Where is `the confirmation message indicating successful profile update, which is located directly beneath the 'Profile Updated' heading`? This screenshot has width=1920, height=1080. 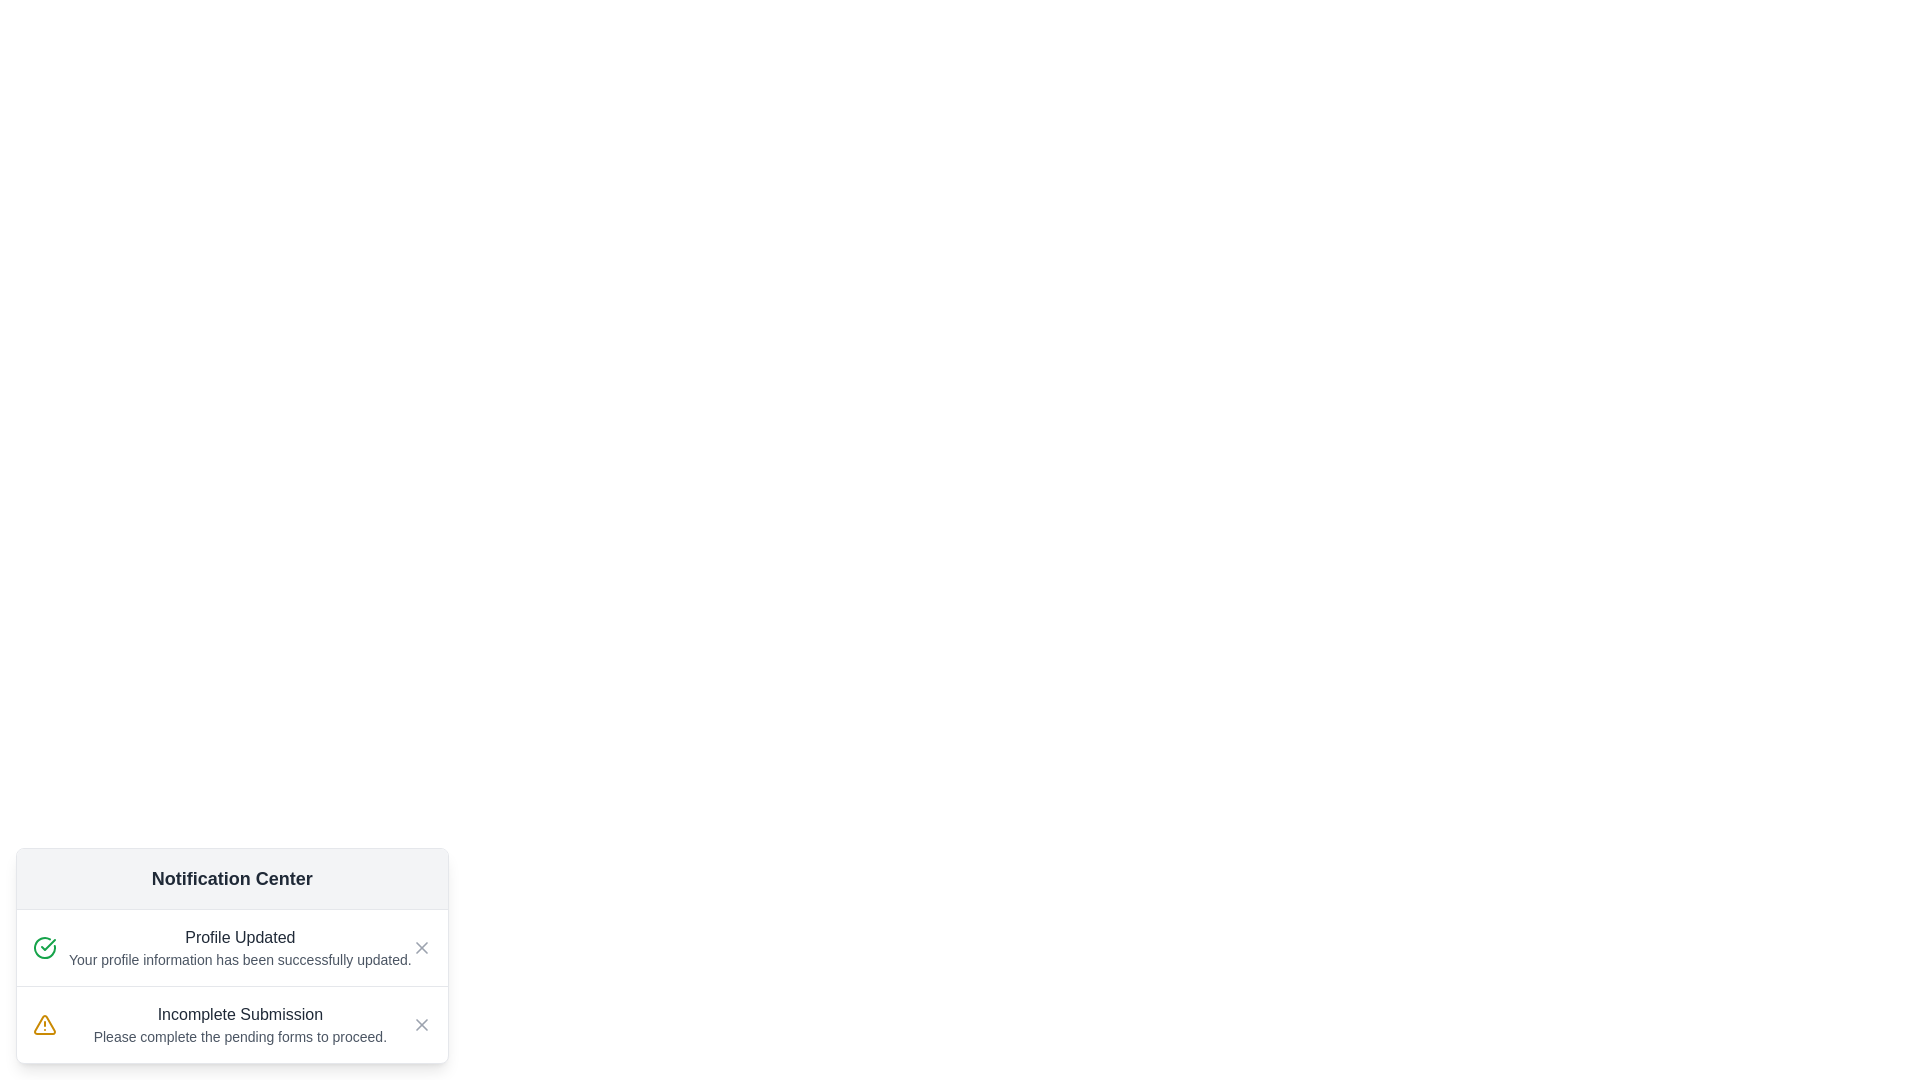 the confirmation message indicating successful profile update, which is located directly beneath the 'Profile Updated' heading is located at coordinates (240, 959).